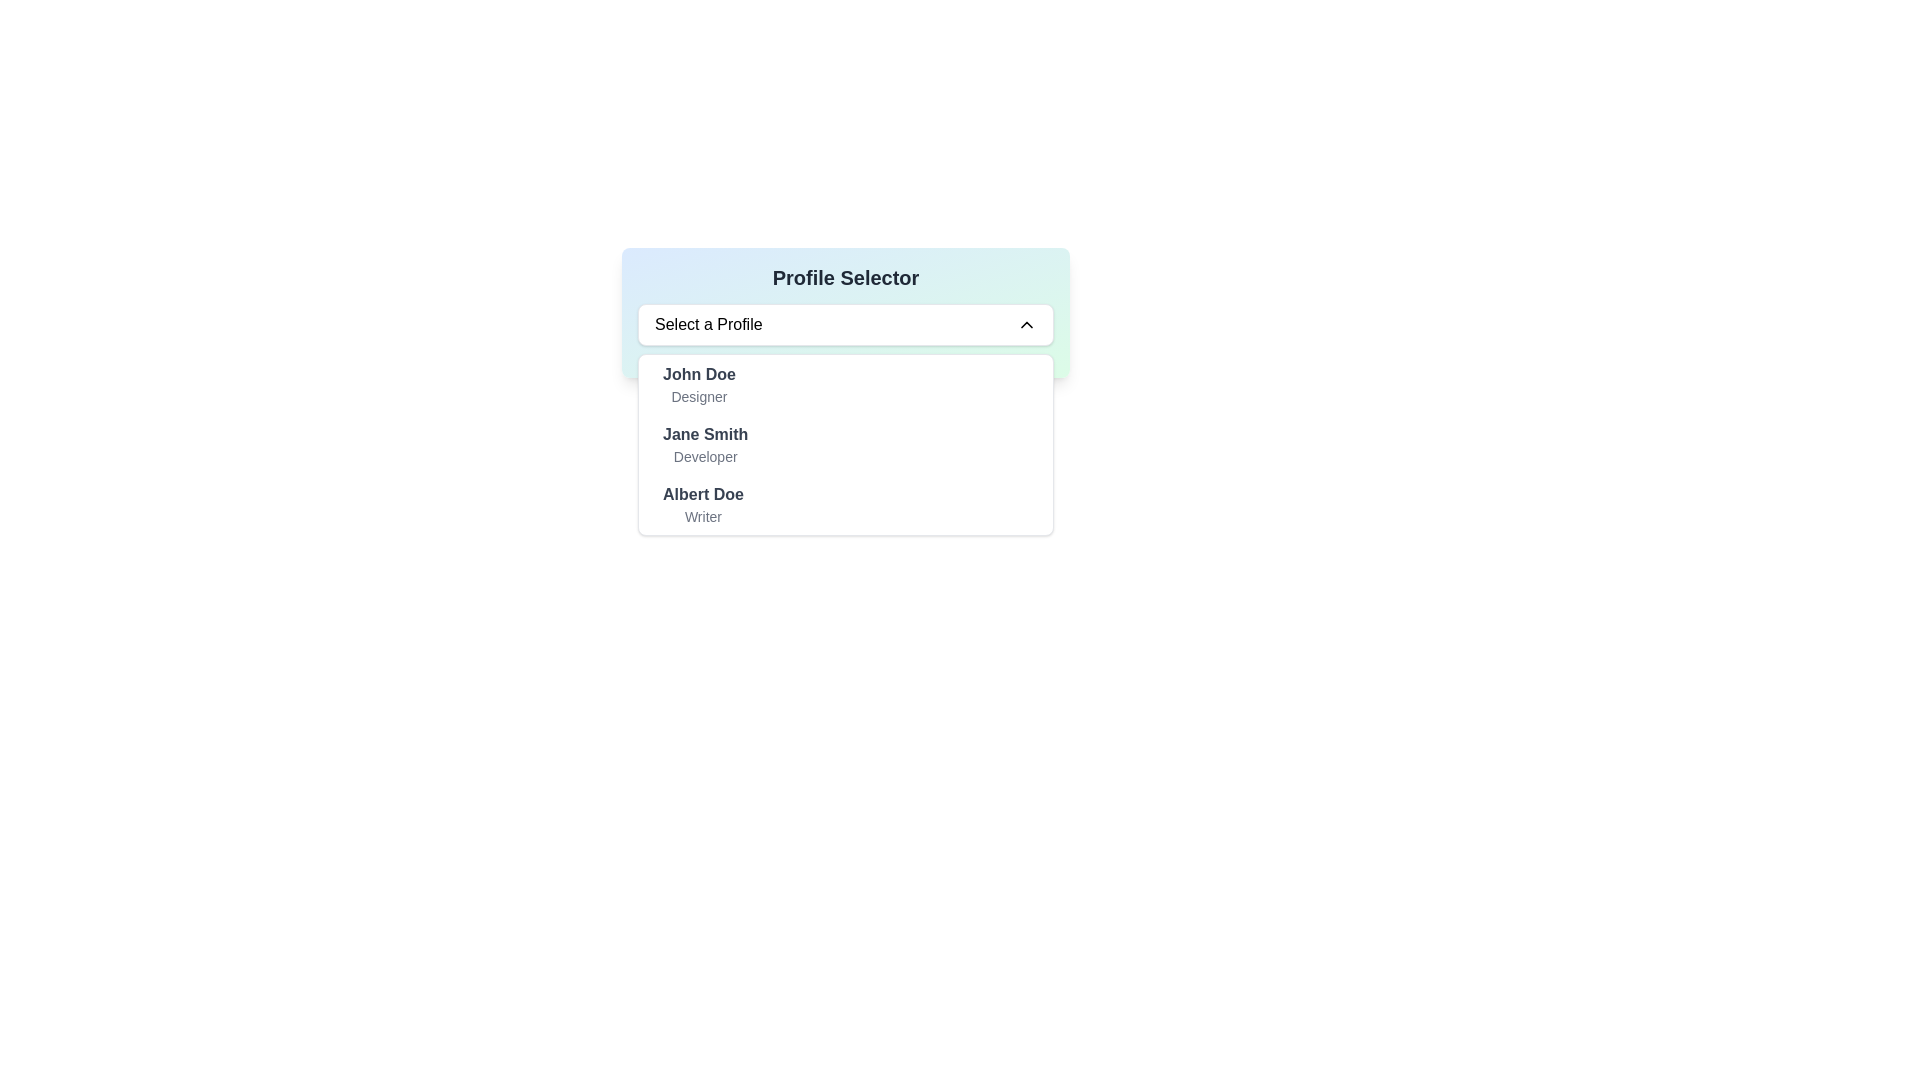  Describe the element at coordinates (845, 323) in the screenshot. I see `on the Dropdown menu located beneath the 'Profile Selector' title` at that location.